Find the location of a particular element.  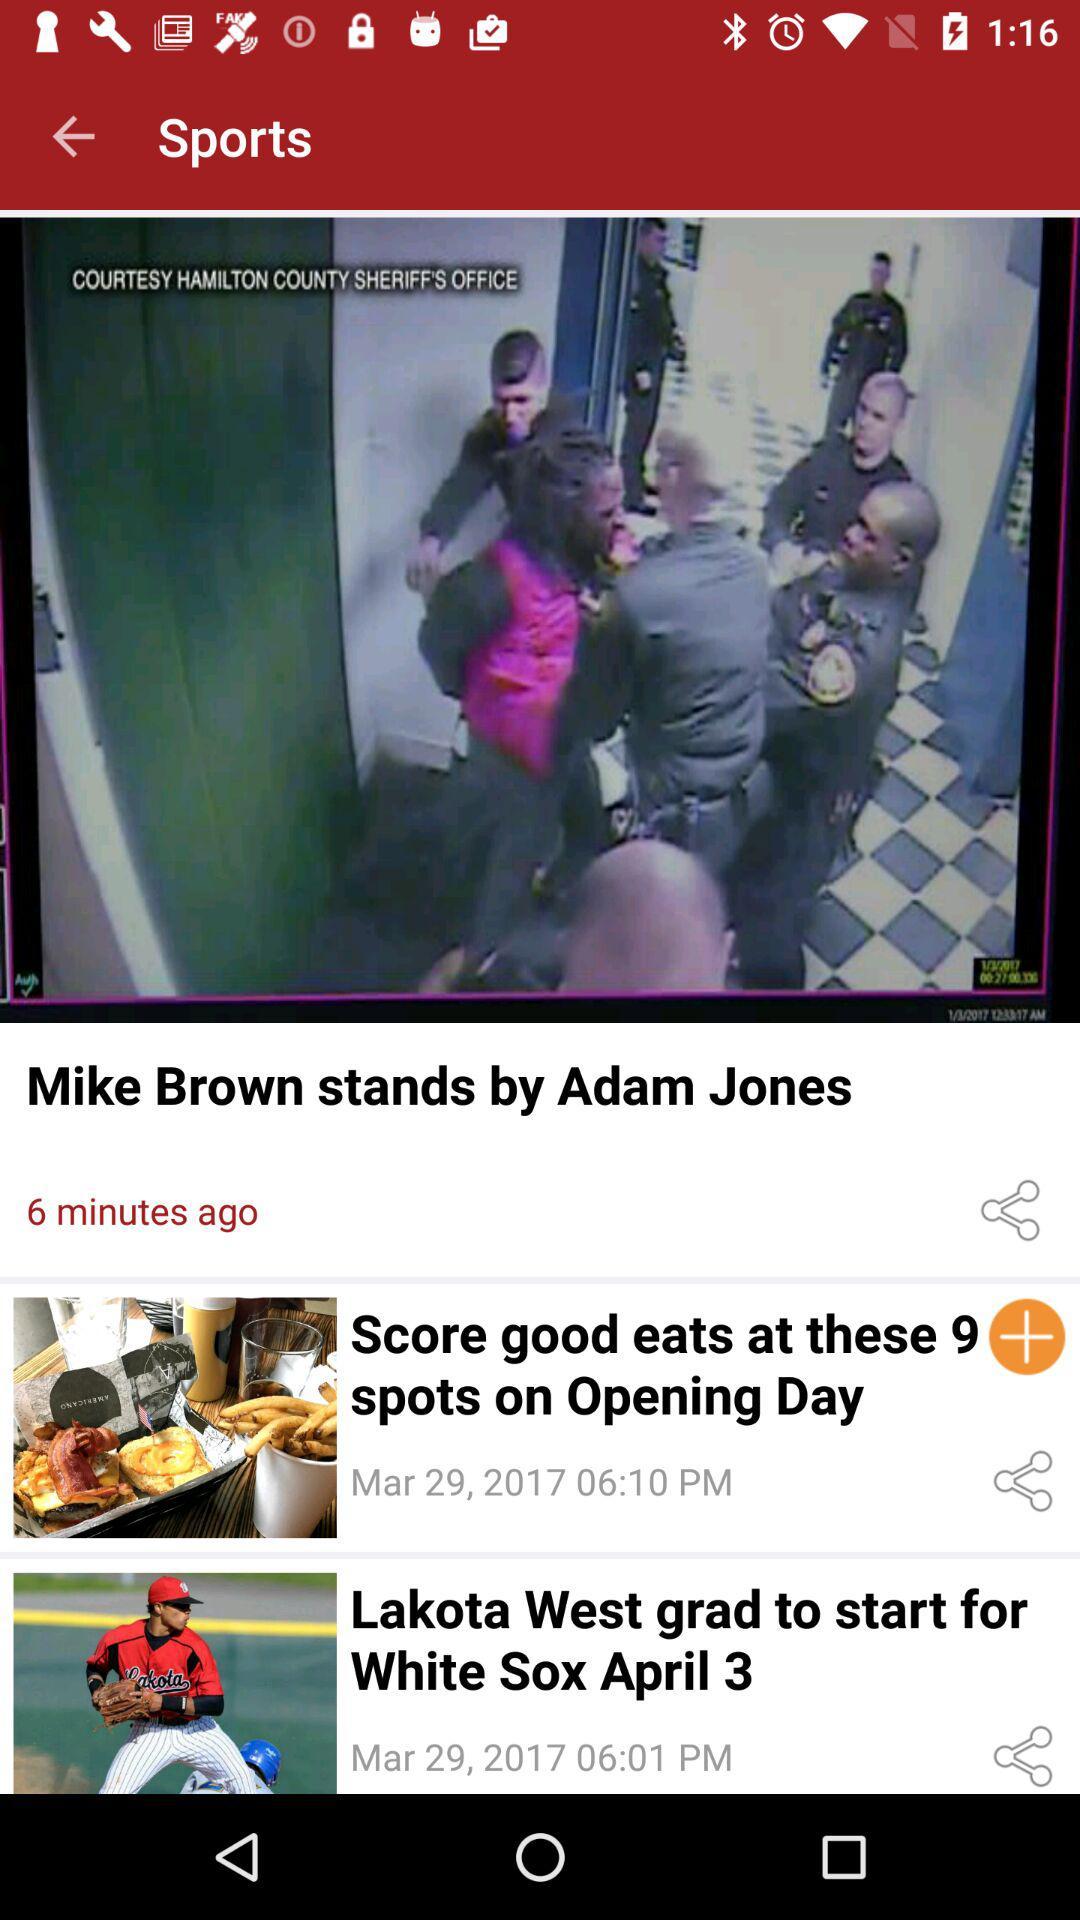

share the article is located at coordinates (1027, 1481).